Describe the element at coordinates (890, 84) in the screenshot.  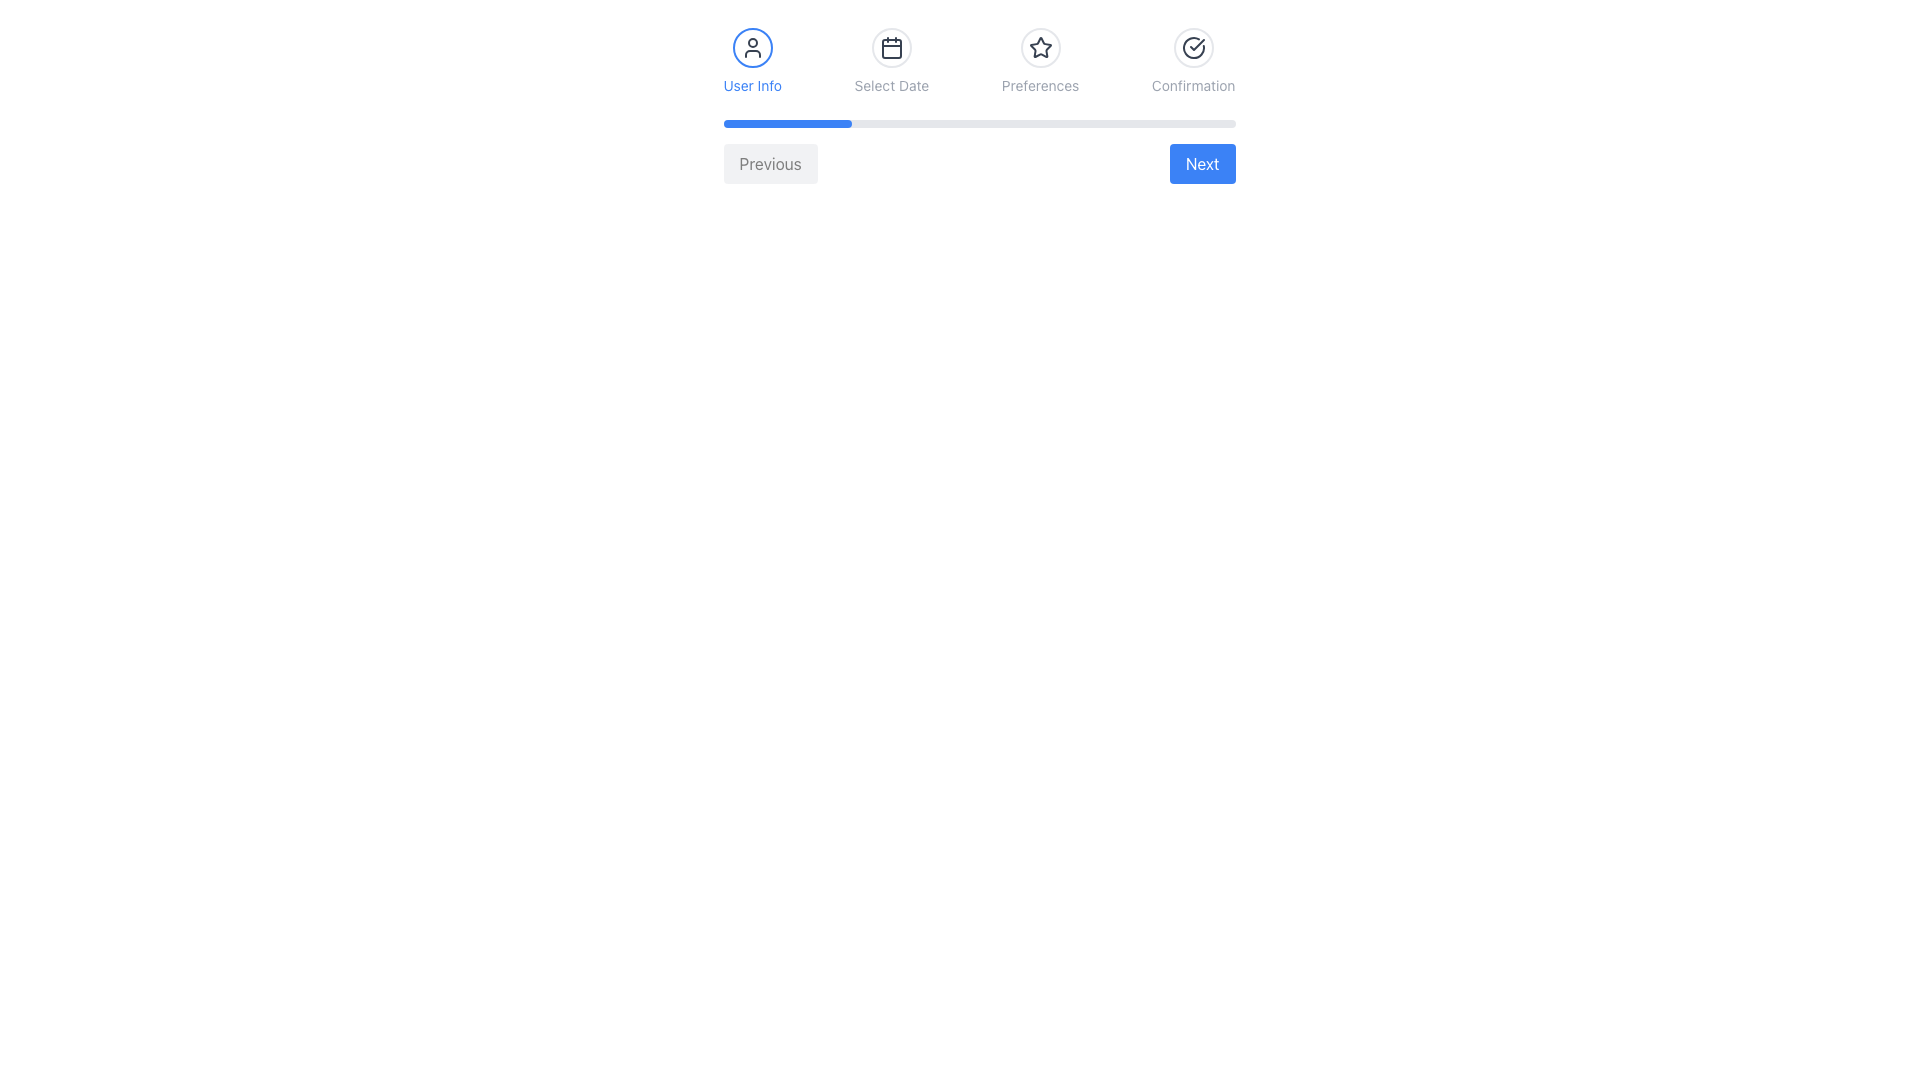
I see `the text label stating 'Select Date' which is centrally aligned beneath the calendar icon in the navigation bar` at that location.